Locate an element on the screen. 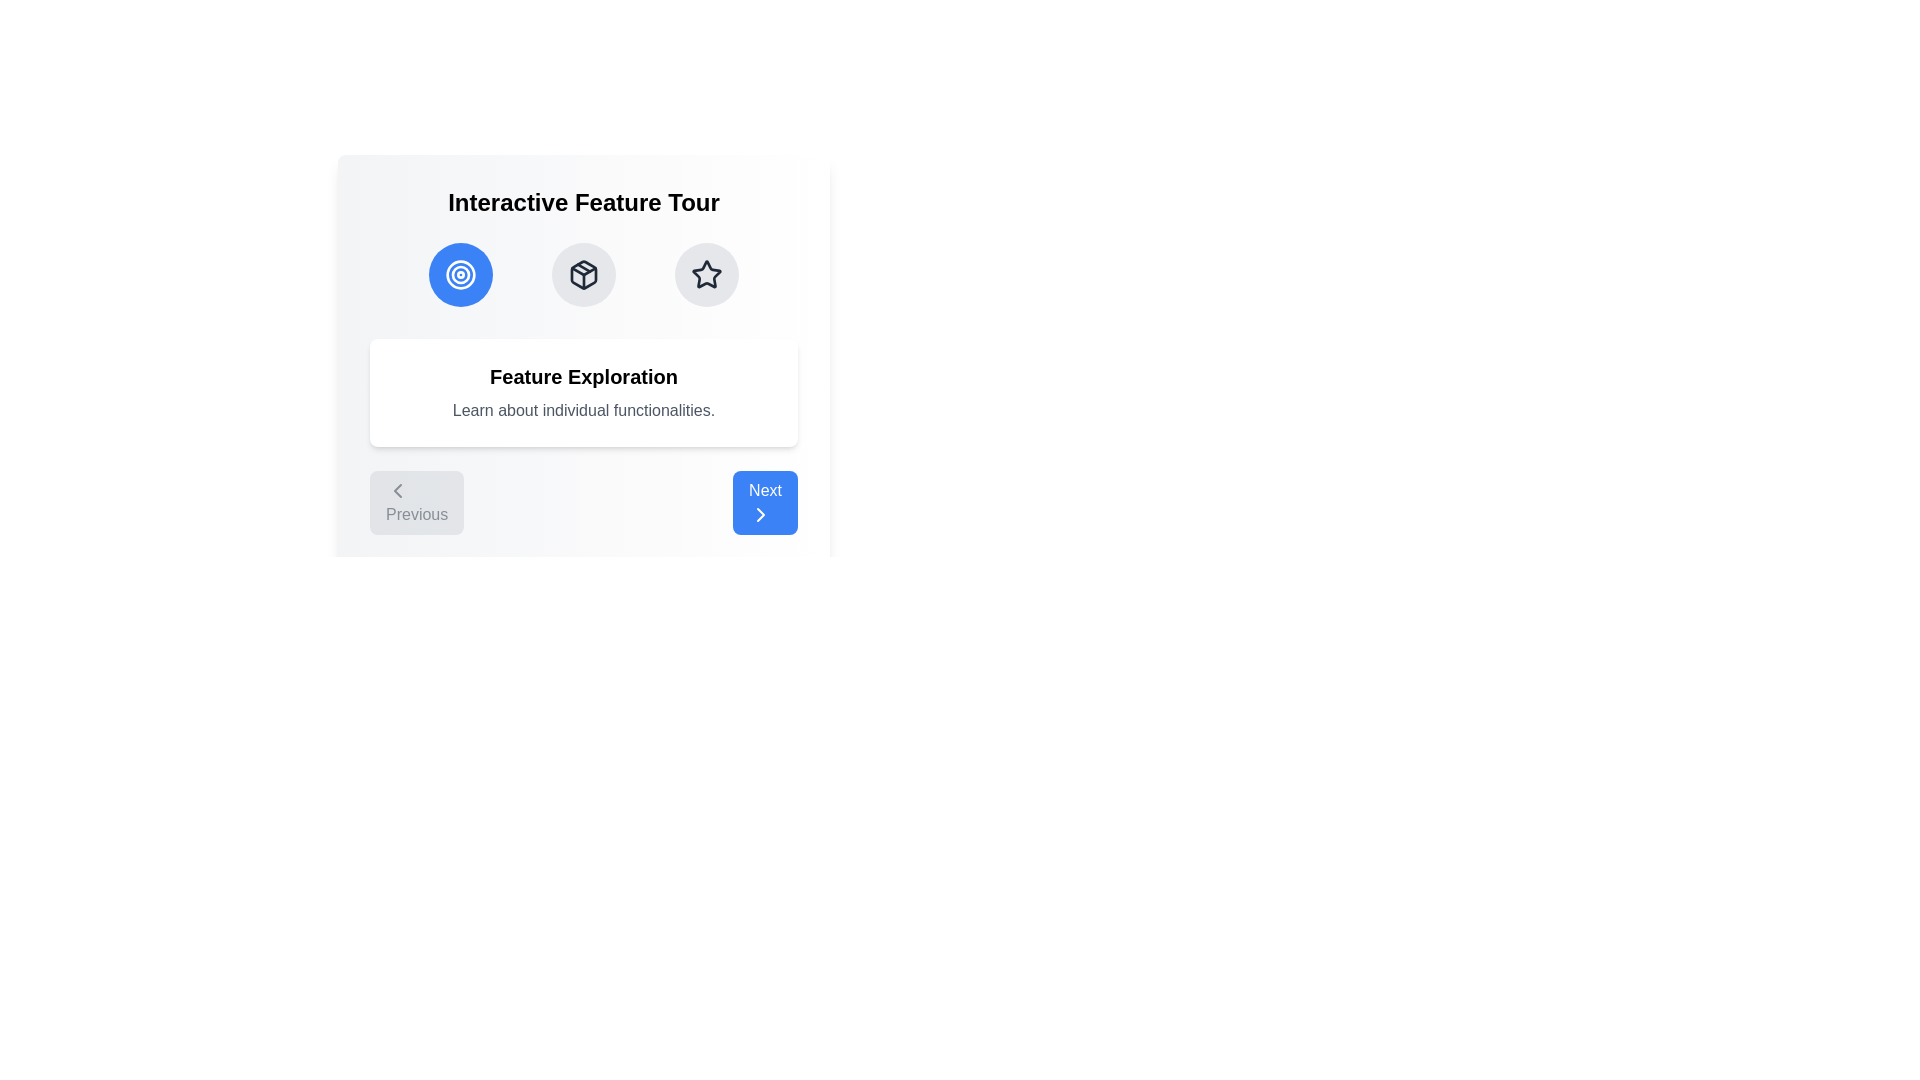  the outermost circle of the target icon, which is the first icon in a row of three circular icons located at the upper left part of the main interface is located at coordinates (459, 274).